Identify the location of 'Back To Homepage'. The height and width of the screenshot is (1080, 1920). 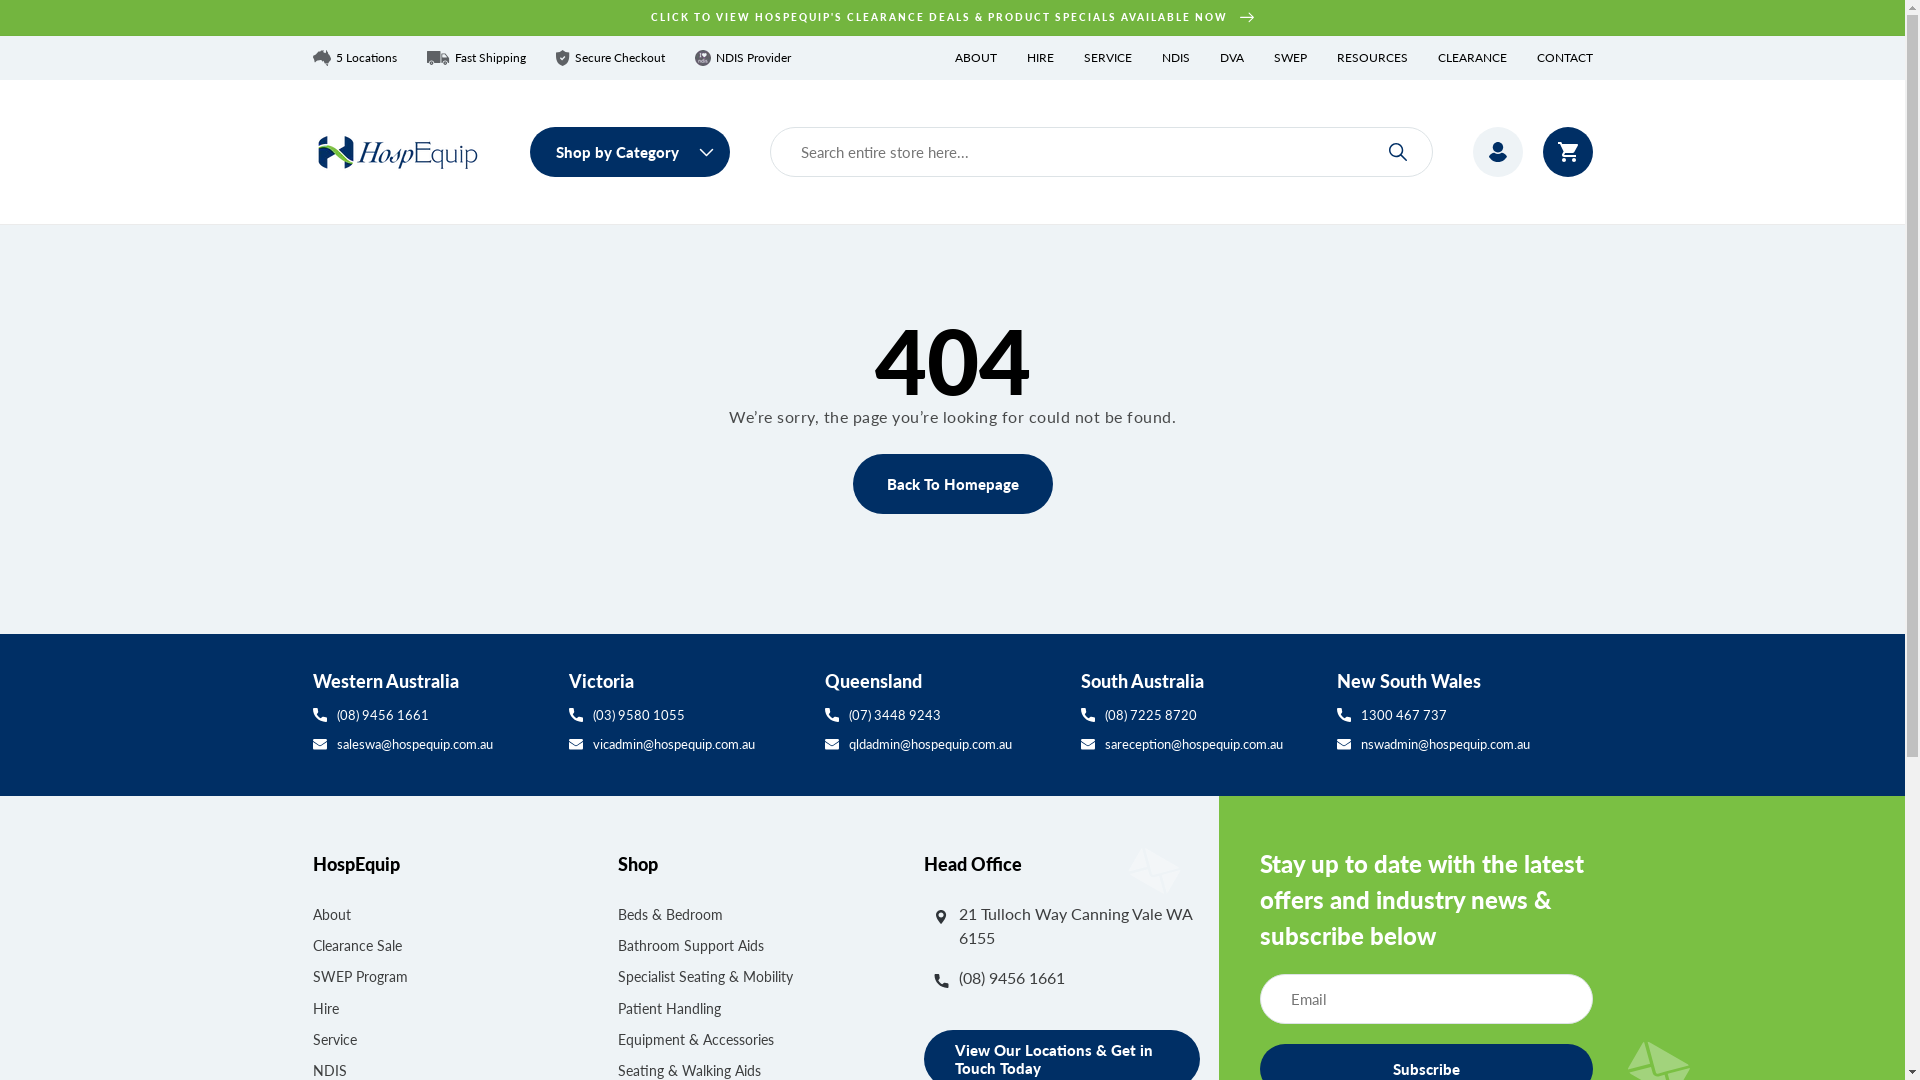
(950, 483).